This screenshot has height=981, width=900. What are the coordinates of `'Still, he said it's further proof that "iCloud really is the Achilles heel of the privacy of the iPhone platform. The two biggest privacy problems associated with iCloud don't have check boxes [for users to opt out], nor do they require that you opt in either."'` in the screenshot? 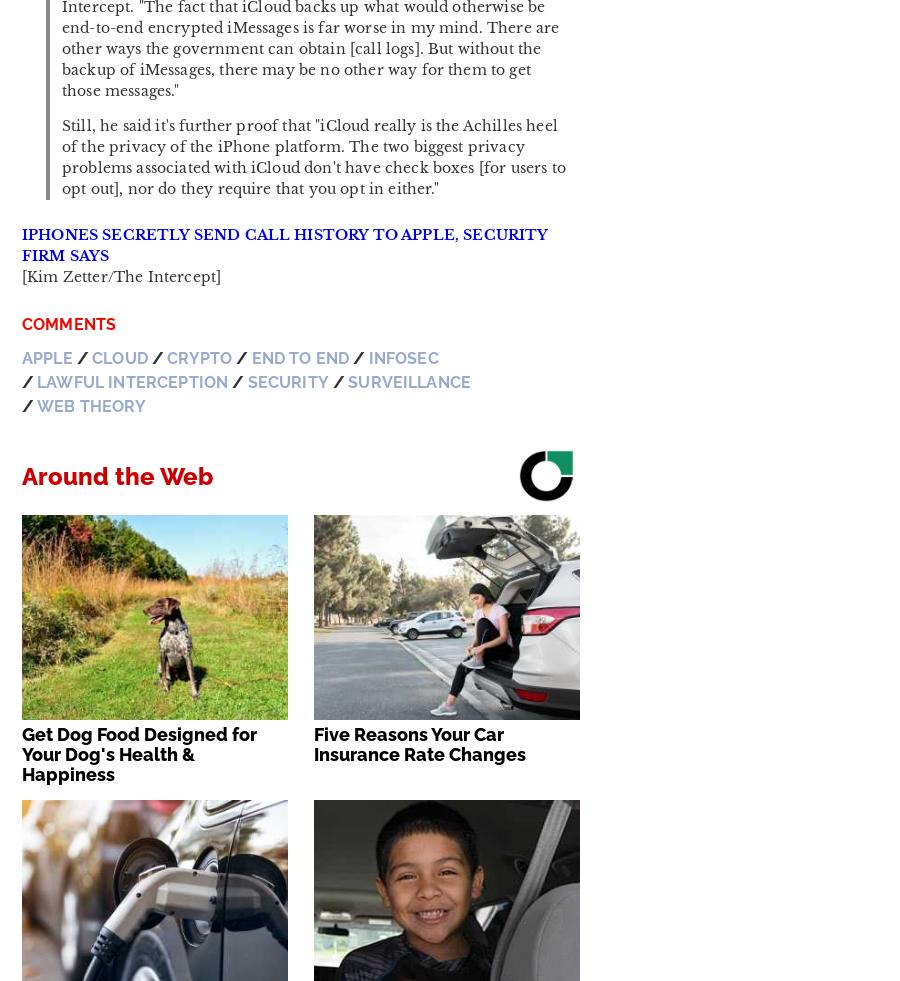 It's located at (312, 156).